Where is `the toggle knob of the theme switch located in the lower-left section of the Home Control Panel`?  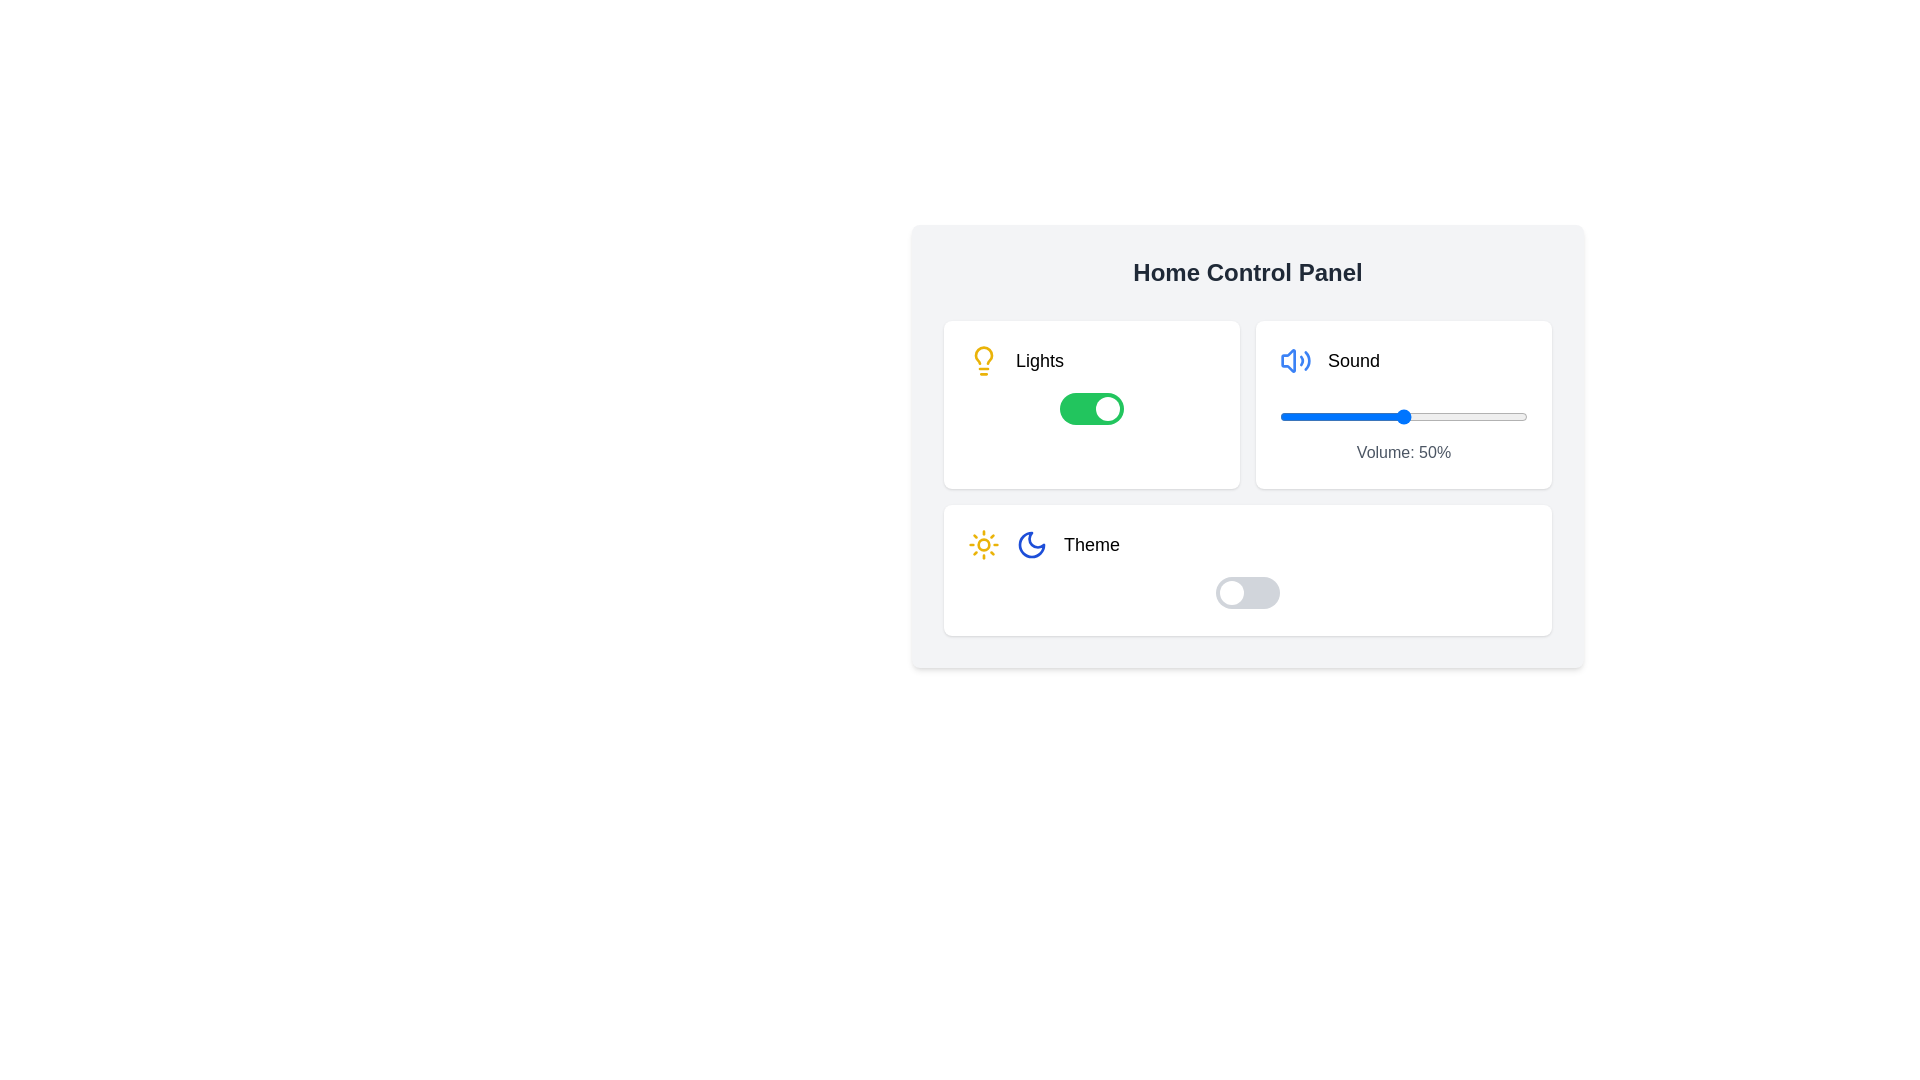
the toggle knob of the theme switch located in the lower-left section of the Home Control Panel is located at coordinates (1247, 592).